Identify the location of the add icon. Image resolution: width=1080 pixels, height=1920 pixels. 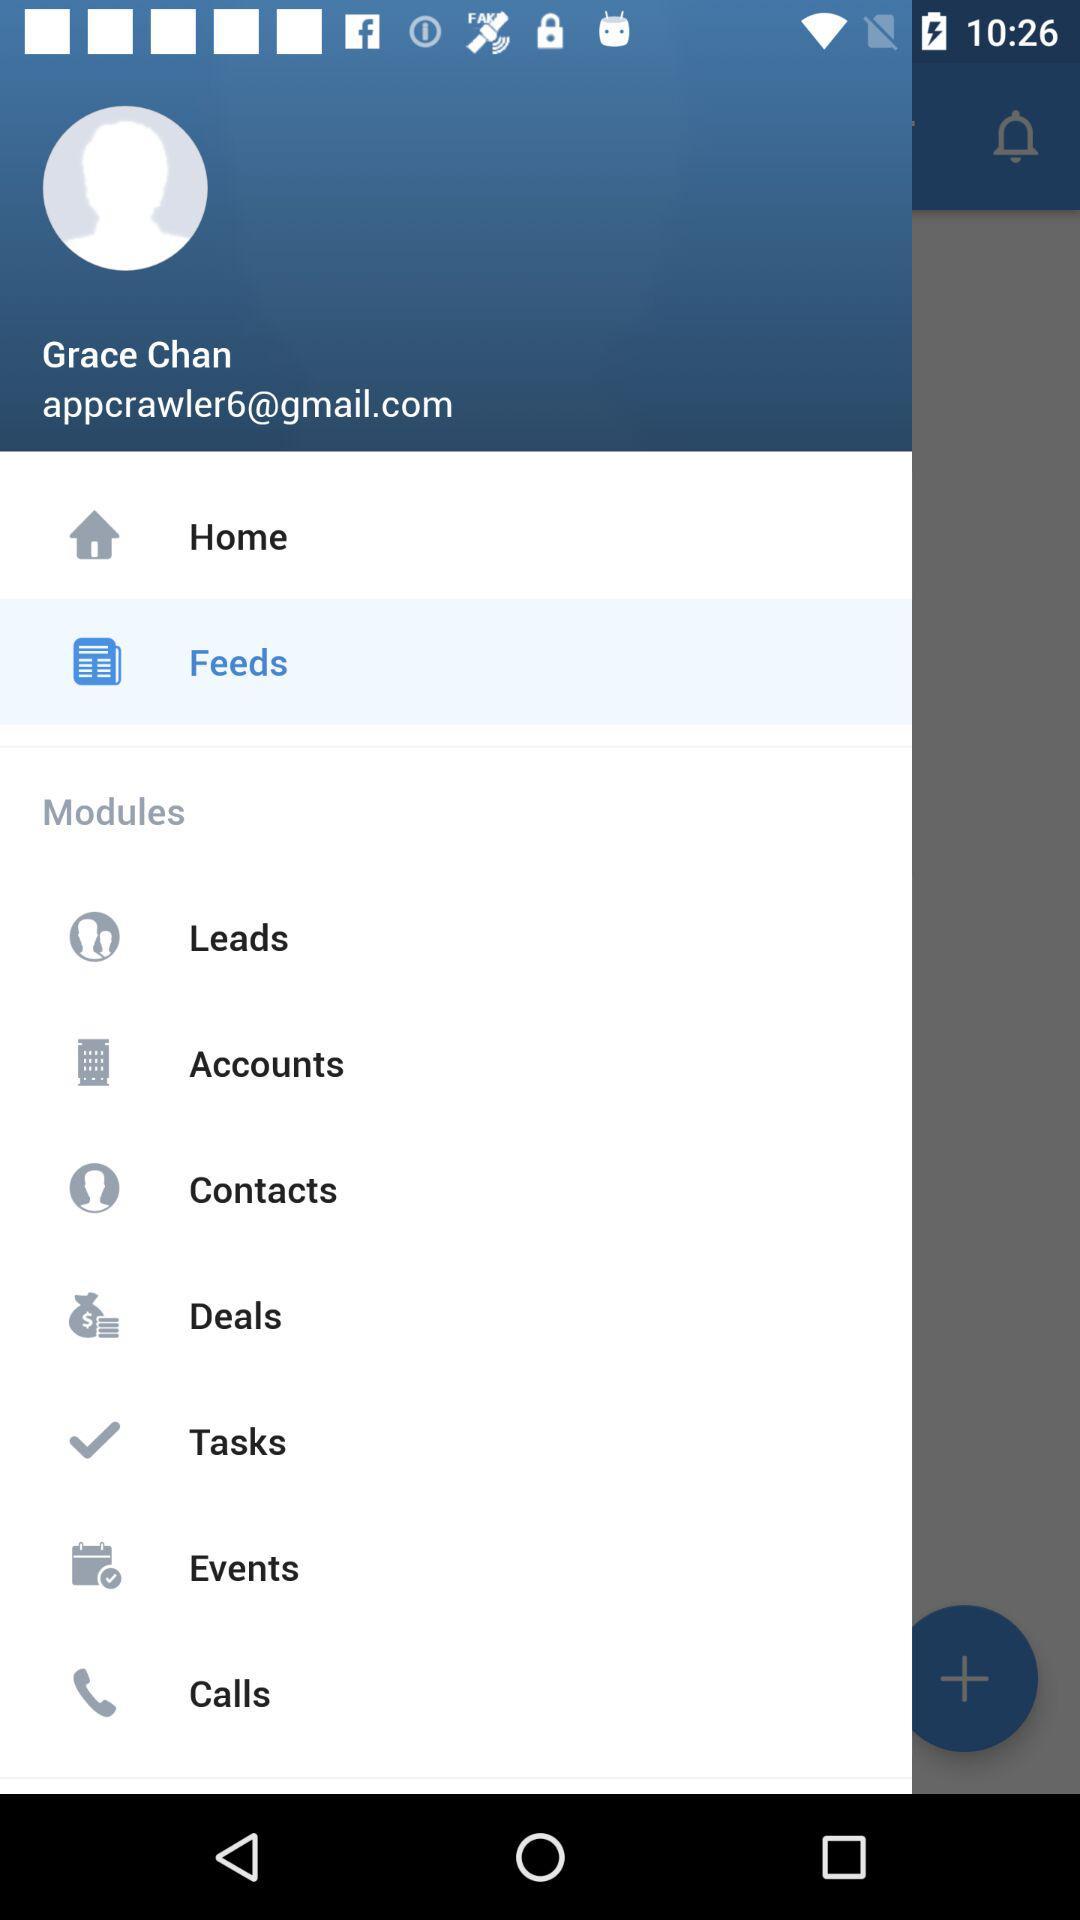
(963, 1678).